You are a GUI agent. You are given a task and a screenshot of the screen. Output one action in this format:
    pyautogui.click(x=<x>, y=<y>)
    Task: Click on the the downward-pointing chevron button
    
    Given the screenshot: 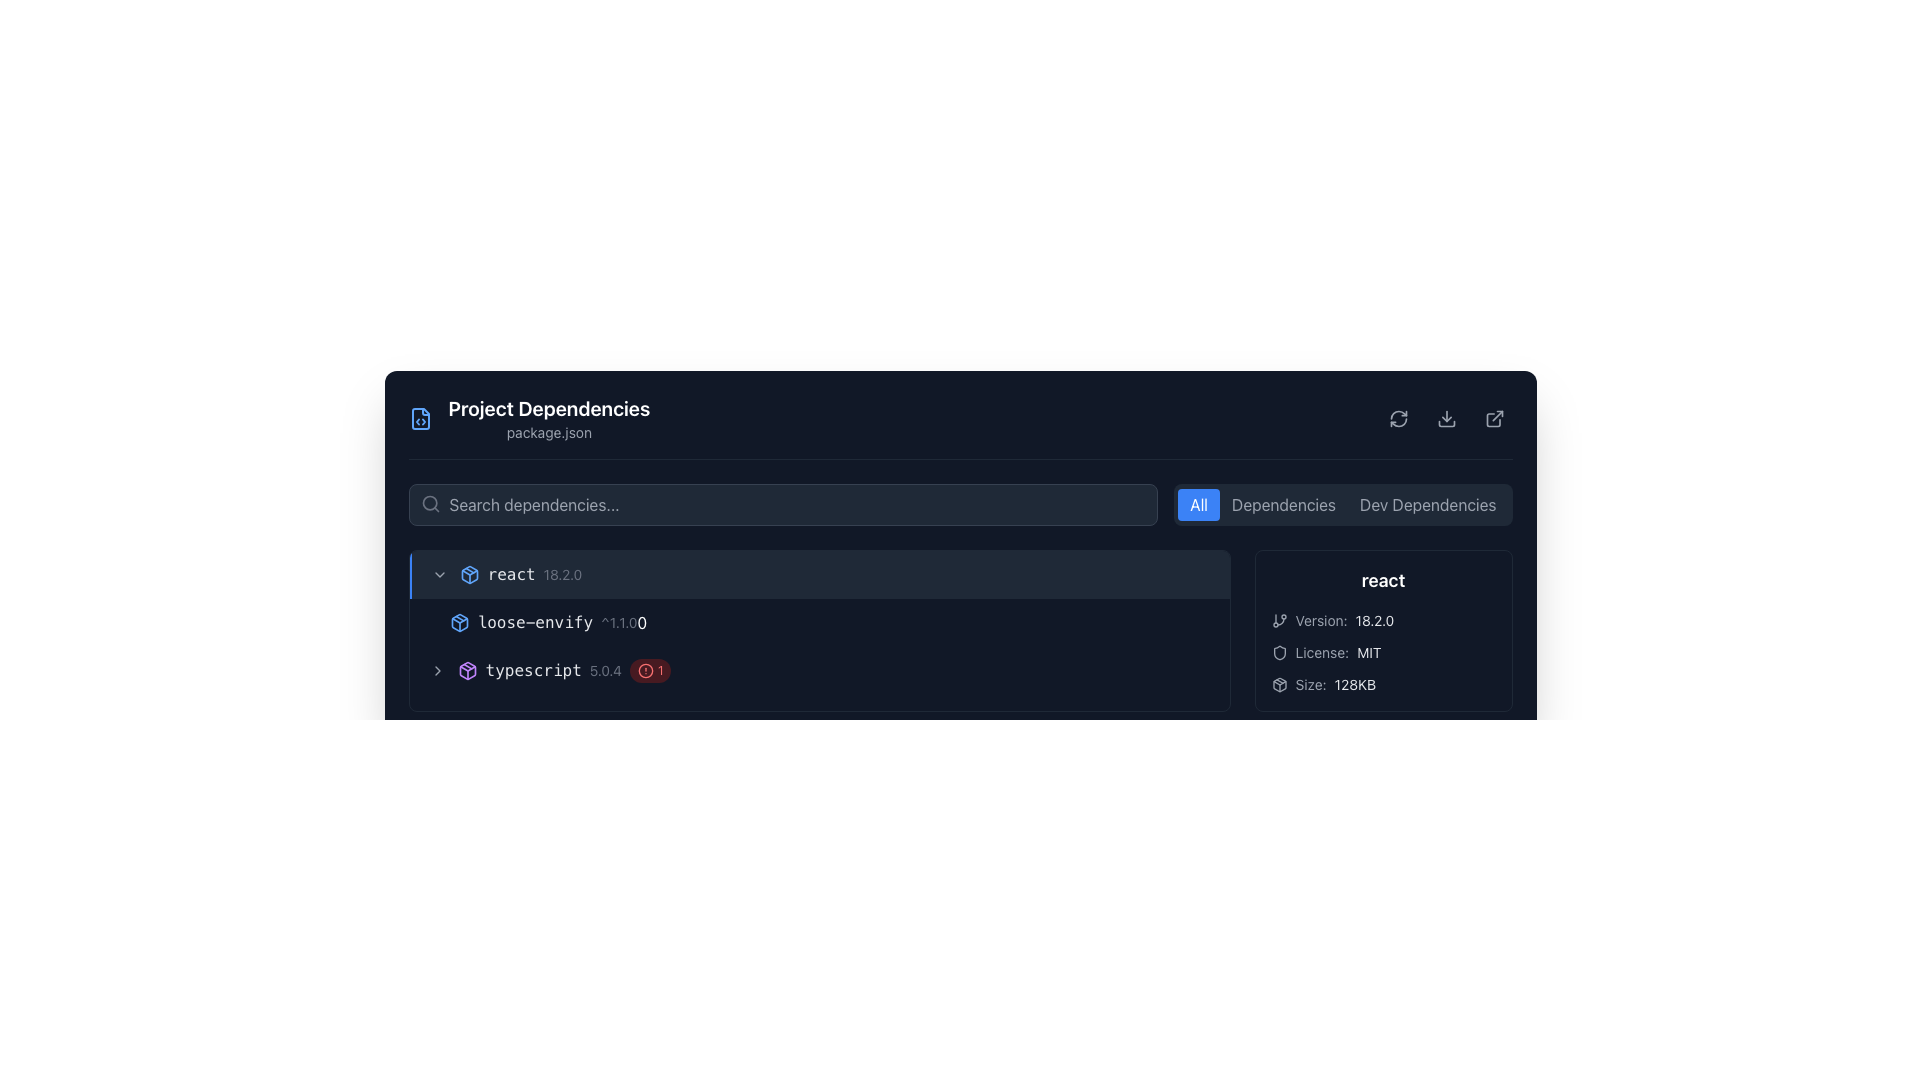 What is the action you would take?
    pyautogui.click(x=438, y=574)
    